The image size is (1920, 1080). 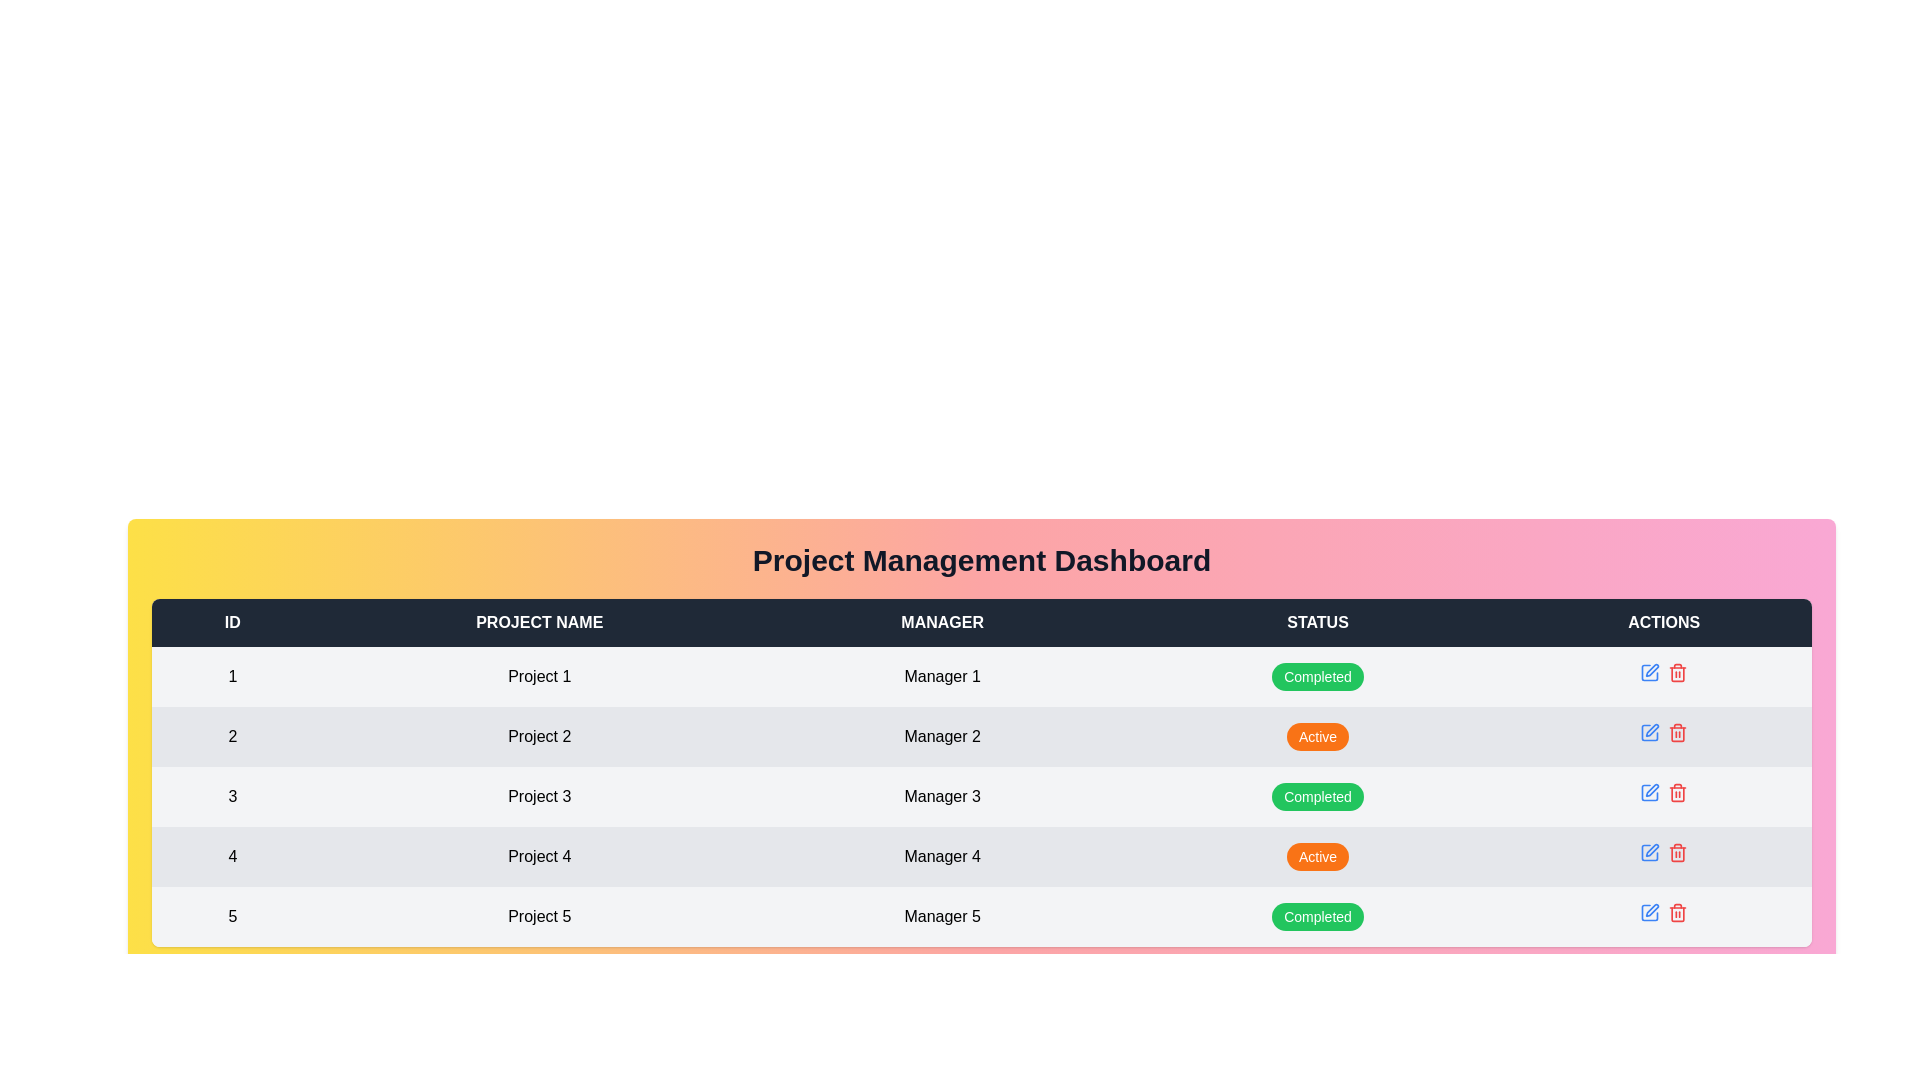 I want to click on the edit icon located in the last row of the 'Actions' column in the table, so click(x=1652, y=910).